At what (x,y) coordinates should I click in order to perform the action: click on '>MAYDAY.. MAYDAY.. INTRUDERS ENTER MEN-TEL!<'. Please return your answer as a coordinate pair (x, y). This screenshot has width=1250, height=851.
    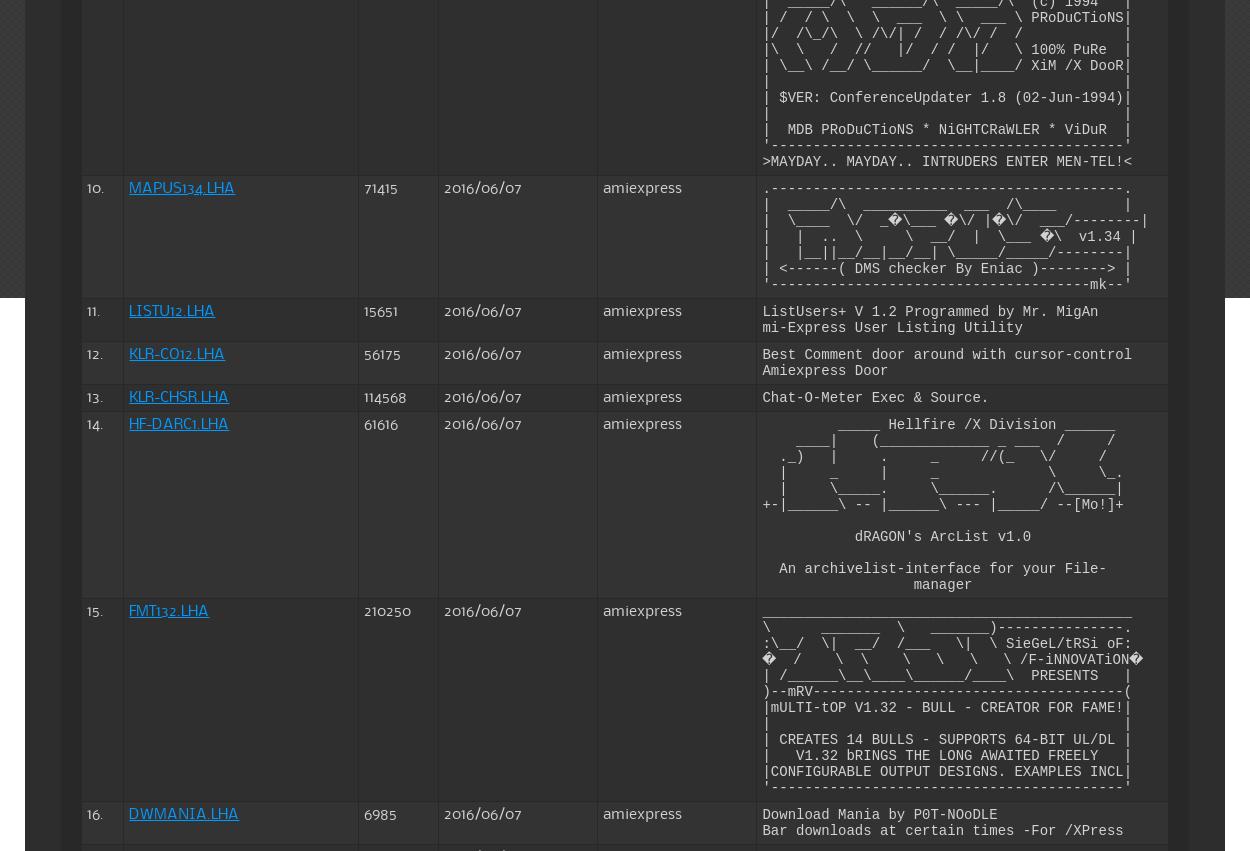
    Looking at the image, I should click on (946, 160).